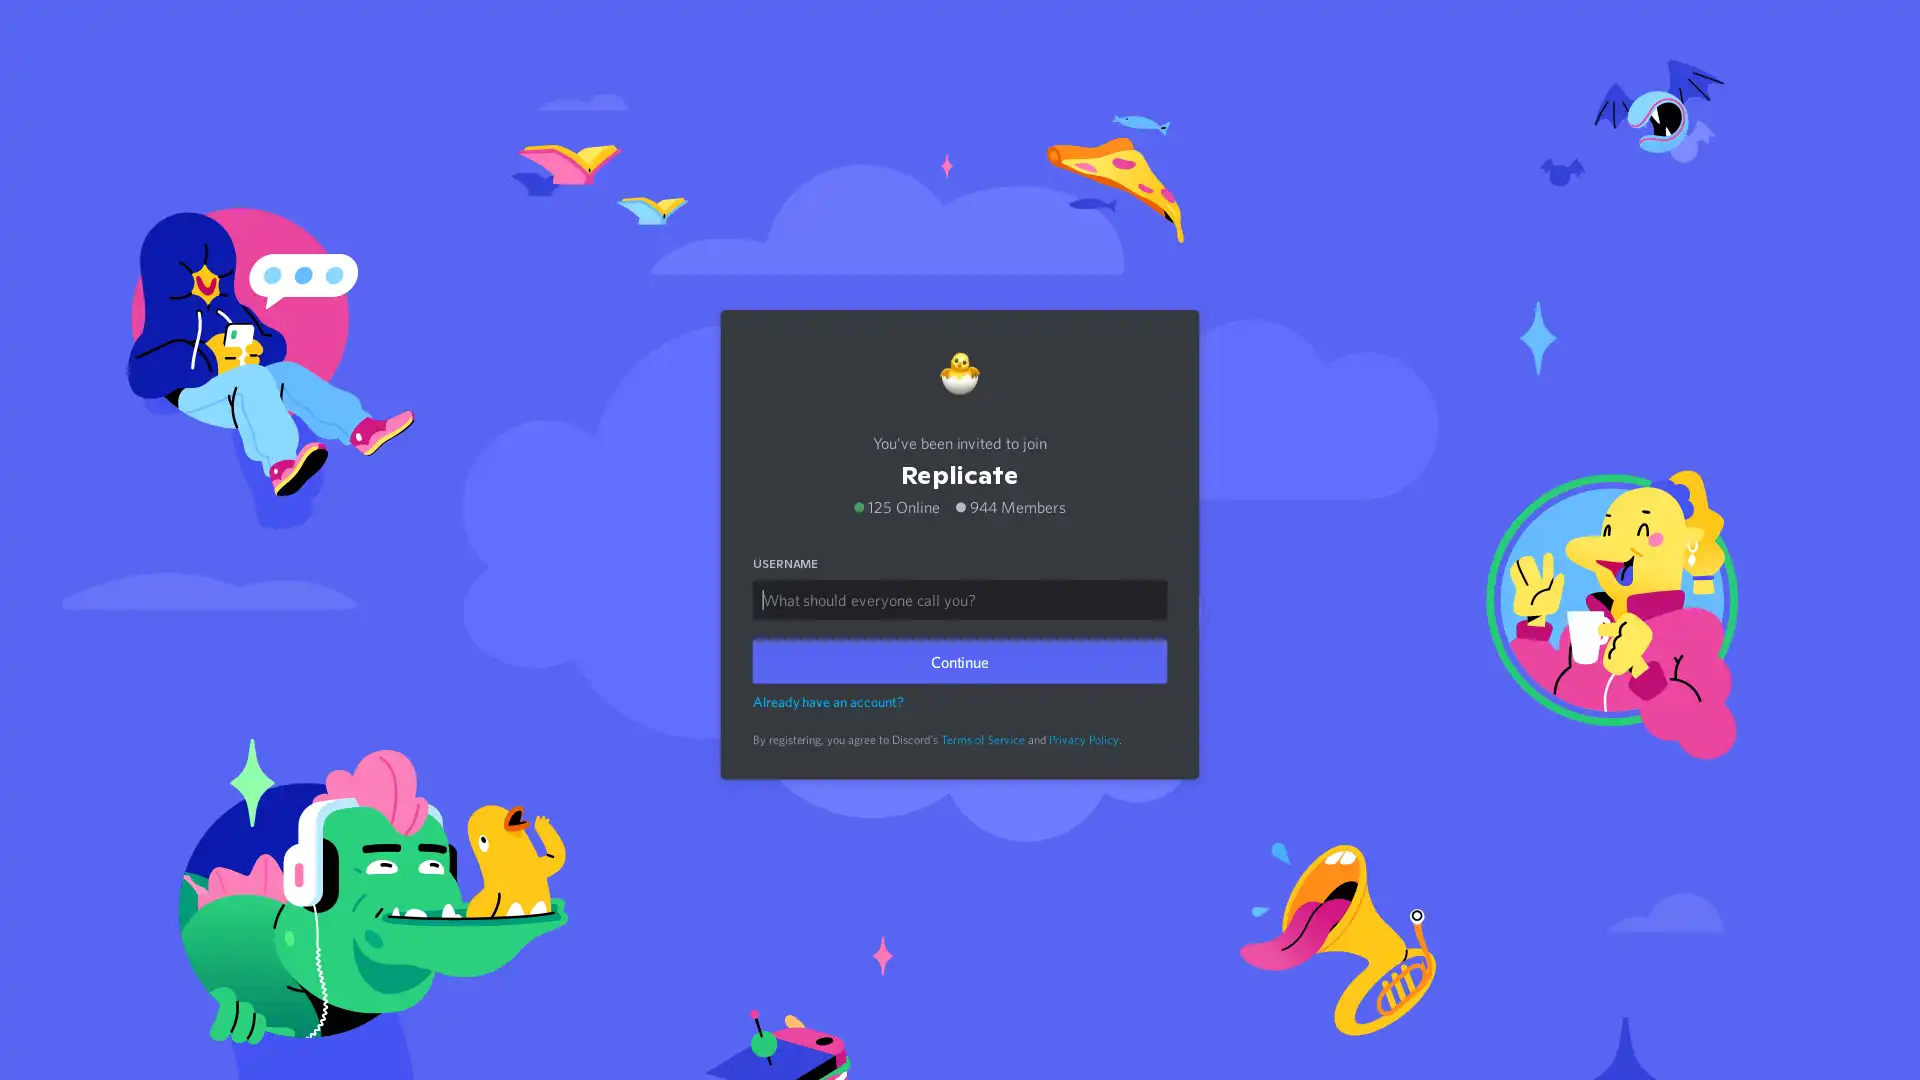 Image resolution: width=1920 pixels, height=1080 pixels. What do you see at coordinates (960, 656) in the screenshot?
I see `Continue` at bounding box center [960, 656].